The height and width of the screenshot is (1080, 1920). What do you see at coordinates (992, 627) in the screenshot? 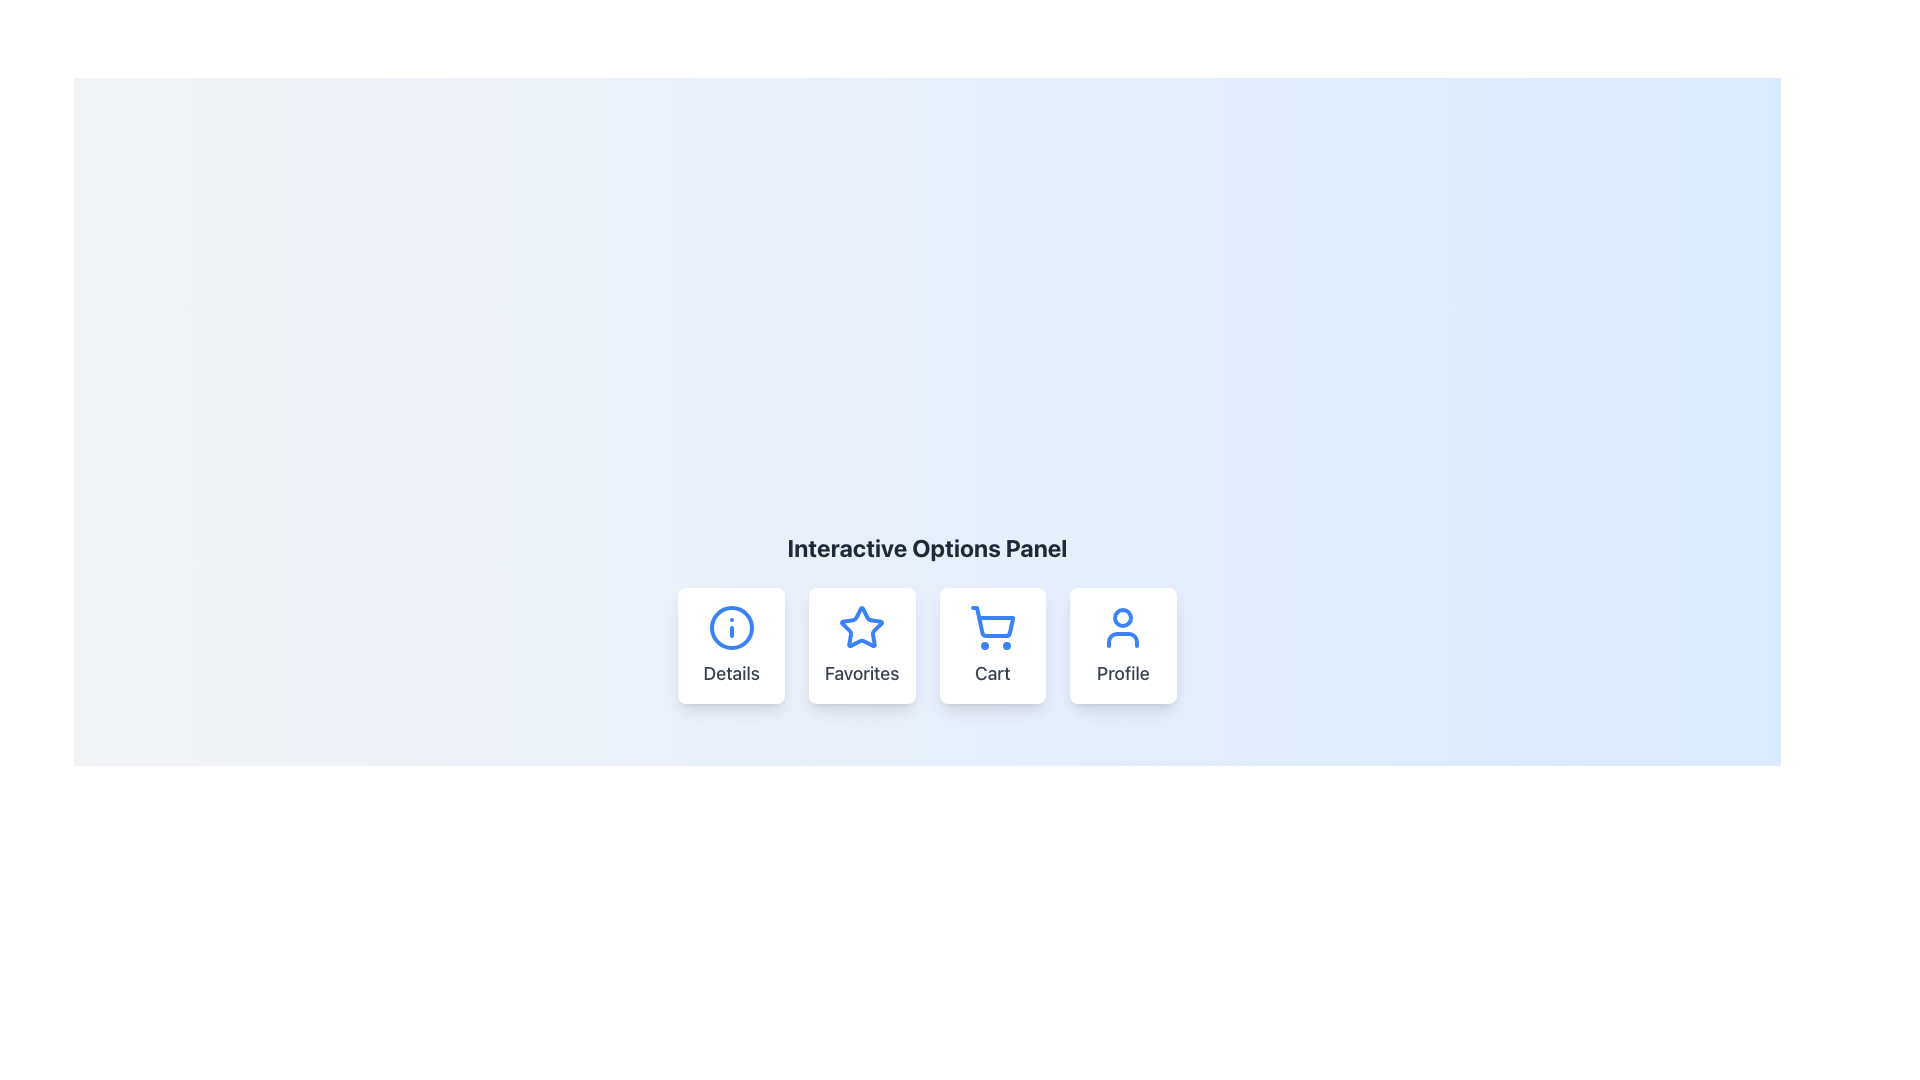
I see `the shopping cart icon, which is the third icon from the left in the 'Interactive Options Panel' and is located above the 'Cart' text` at bounding box center [992, 627].